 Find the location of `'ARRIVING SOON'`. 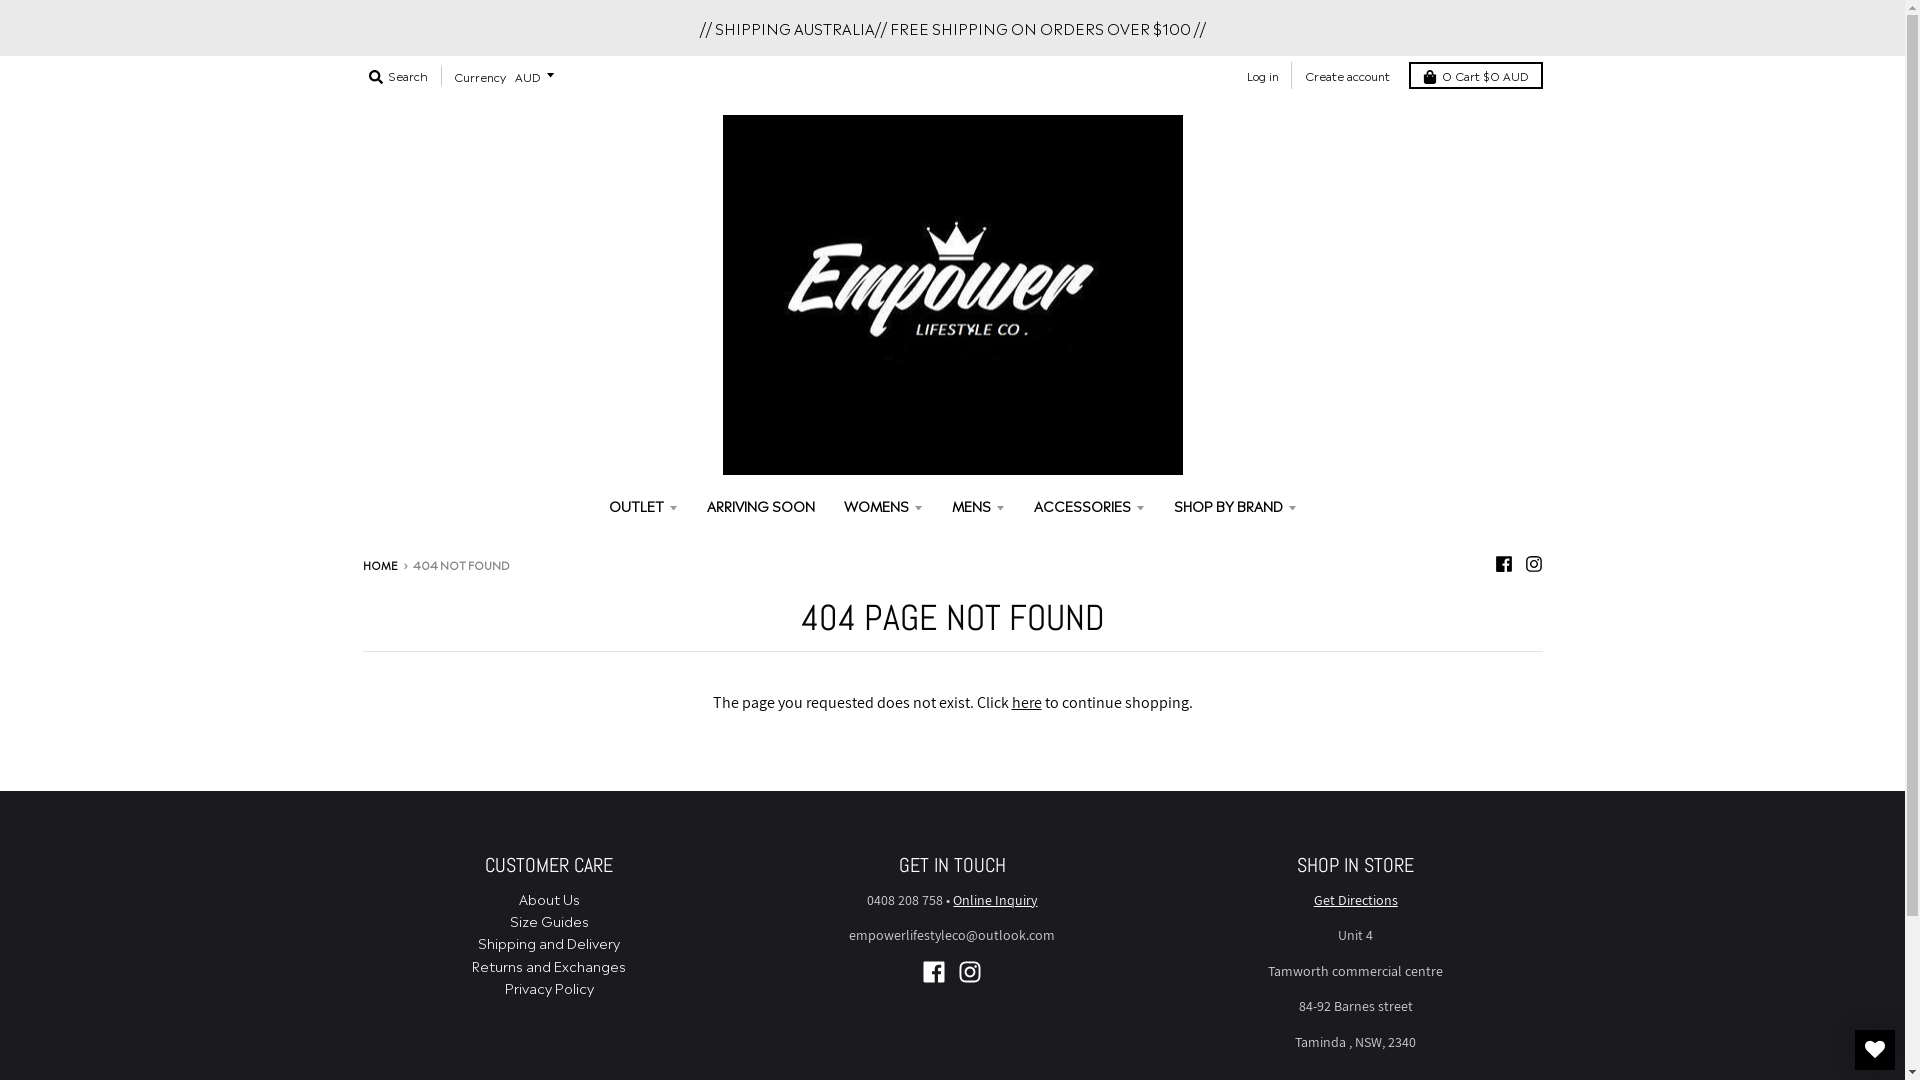

'ARRIVING SOON' is located at coordinates (760, 504).